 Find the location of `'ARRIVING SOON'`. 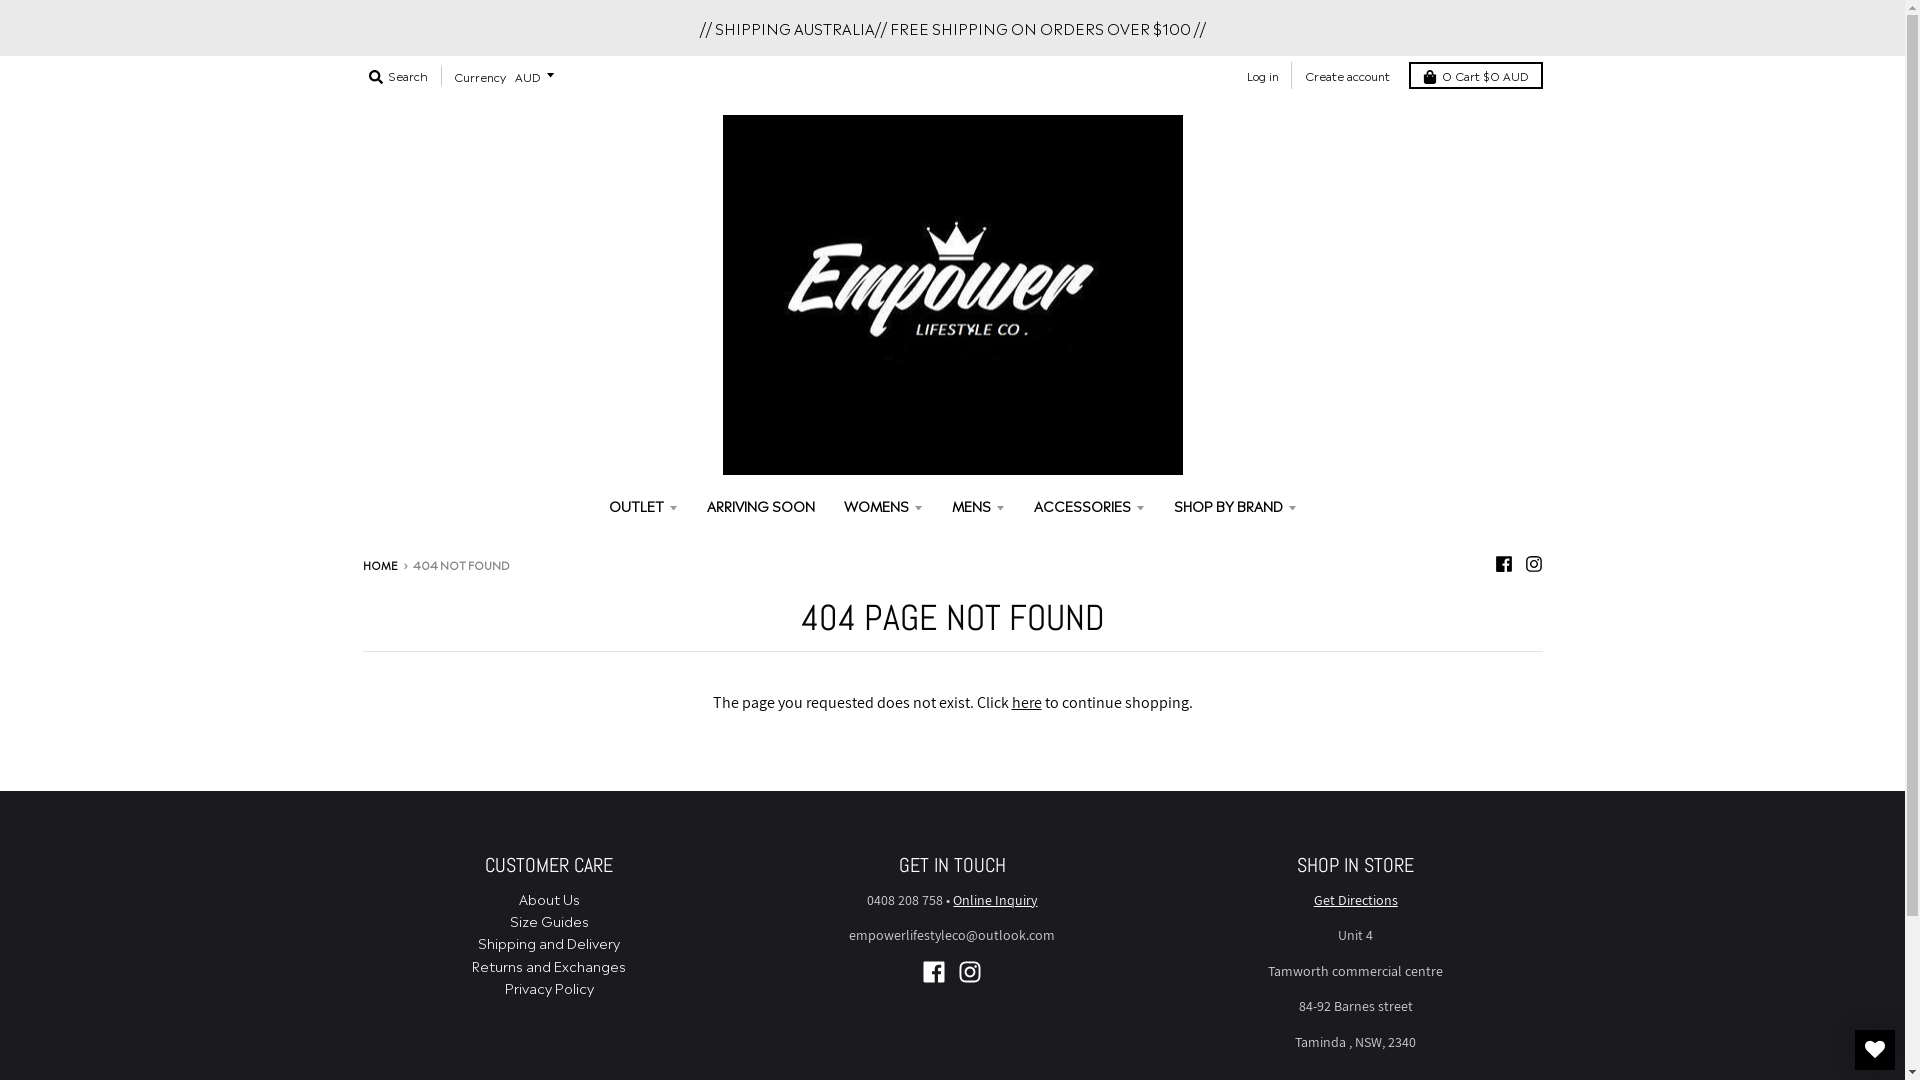

'ARRIVING SOON' is located at coordinates (760, 504).